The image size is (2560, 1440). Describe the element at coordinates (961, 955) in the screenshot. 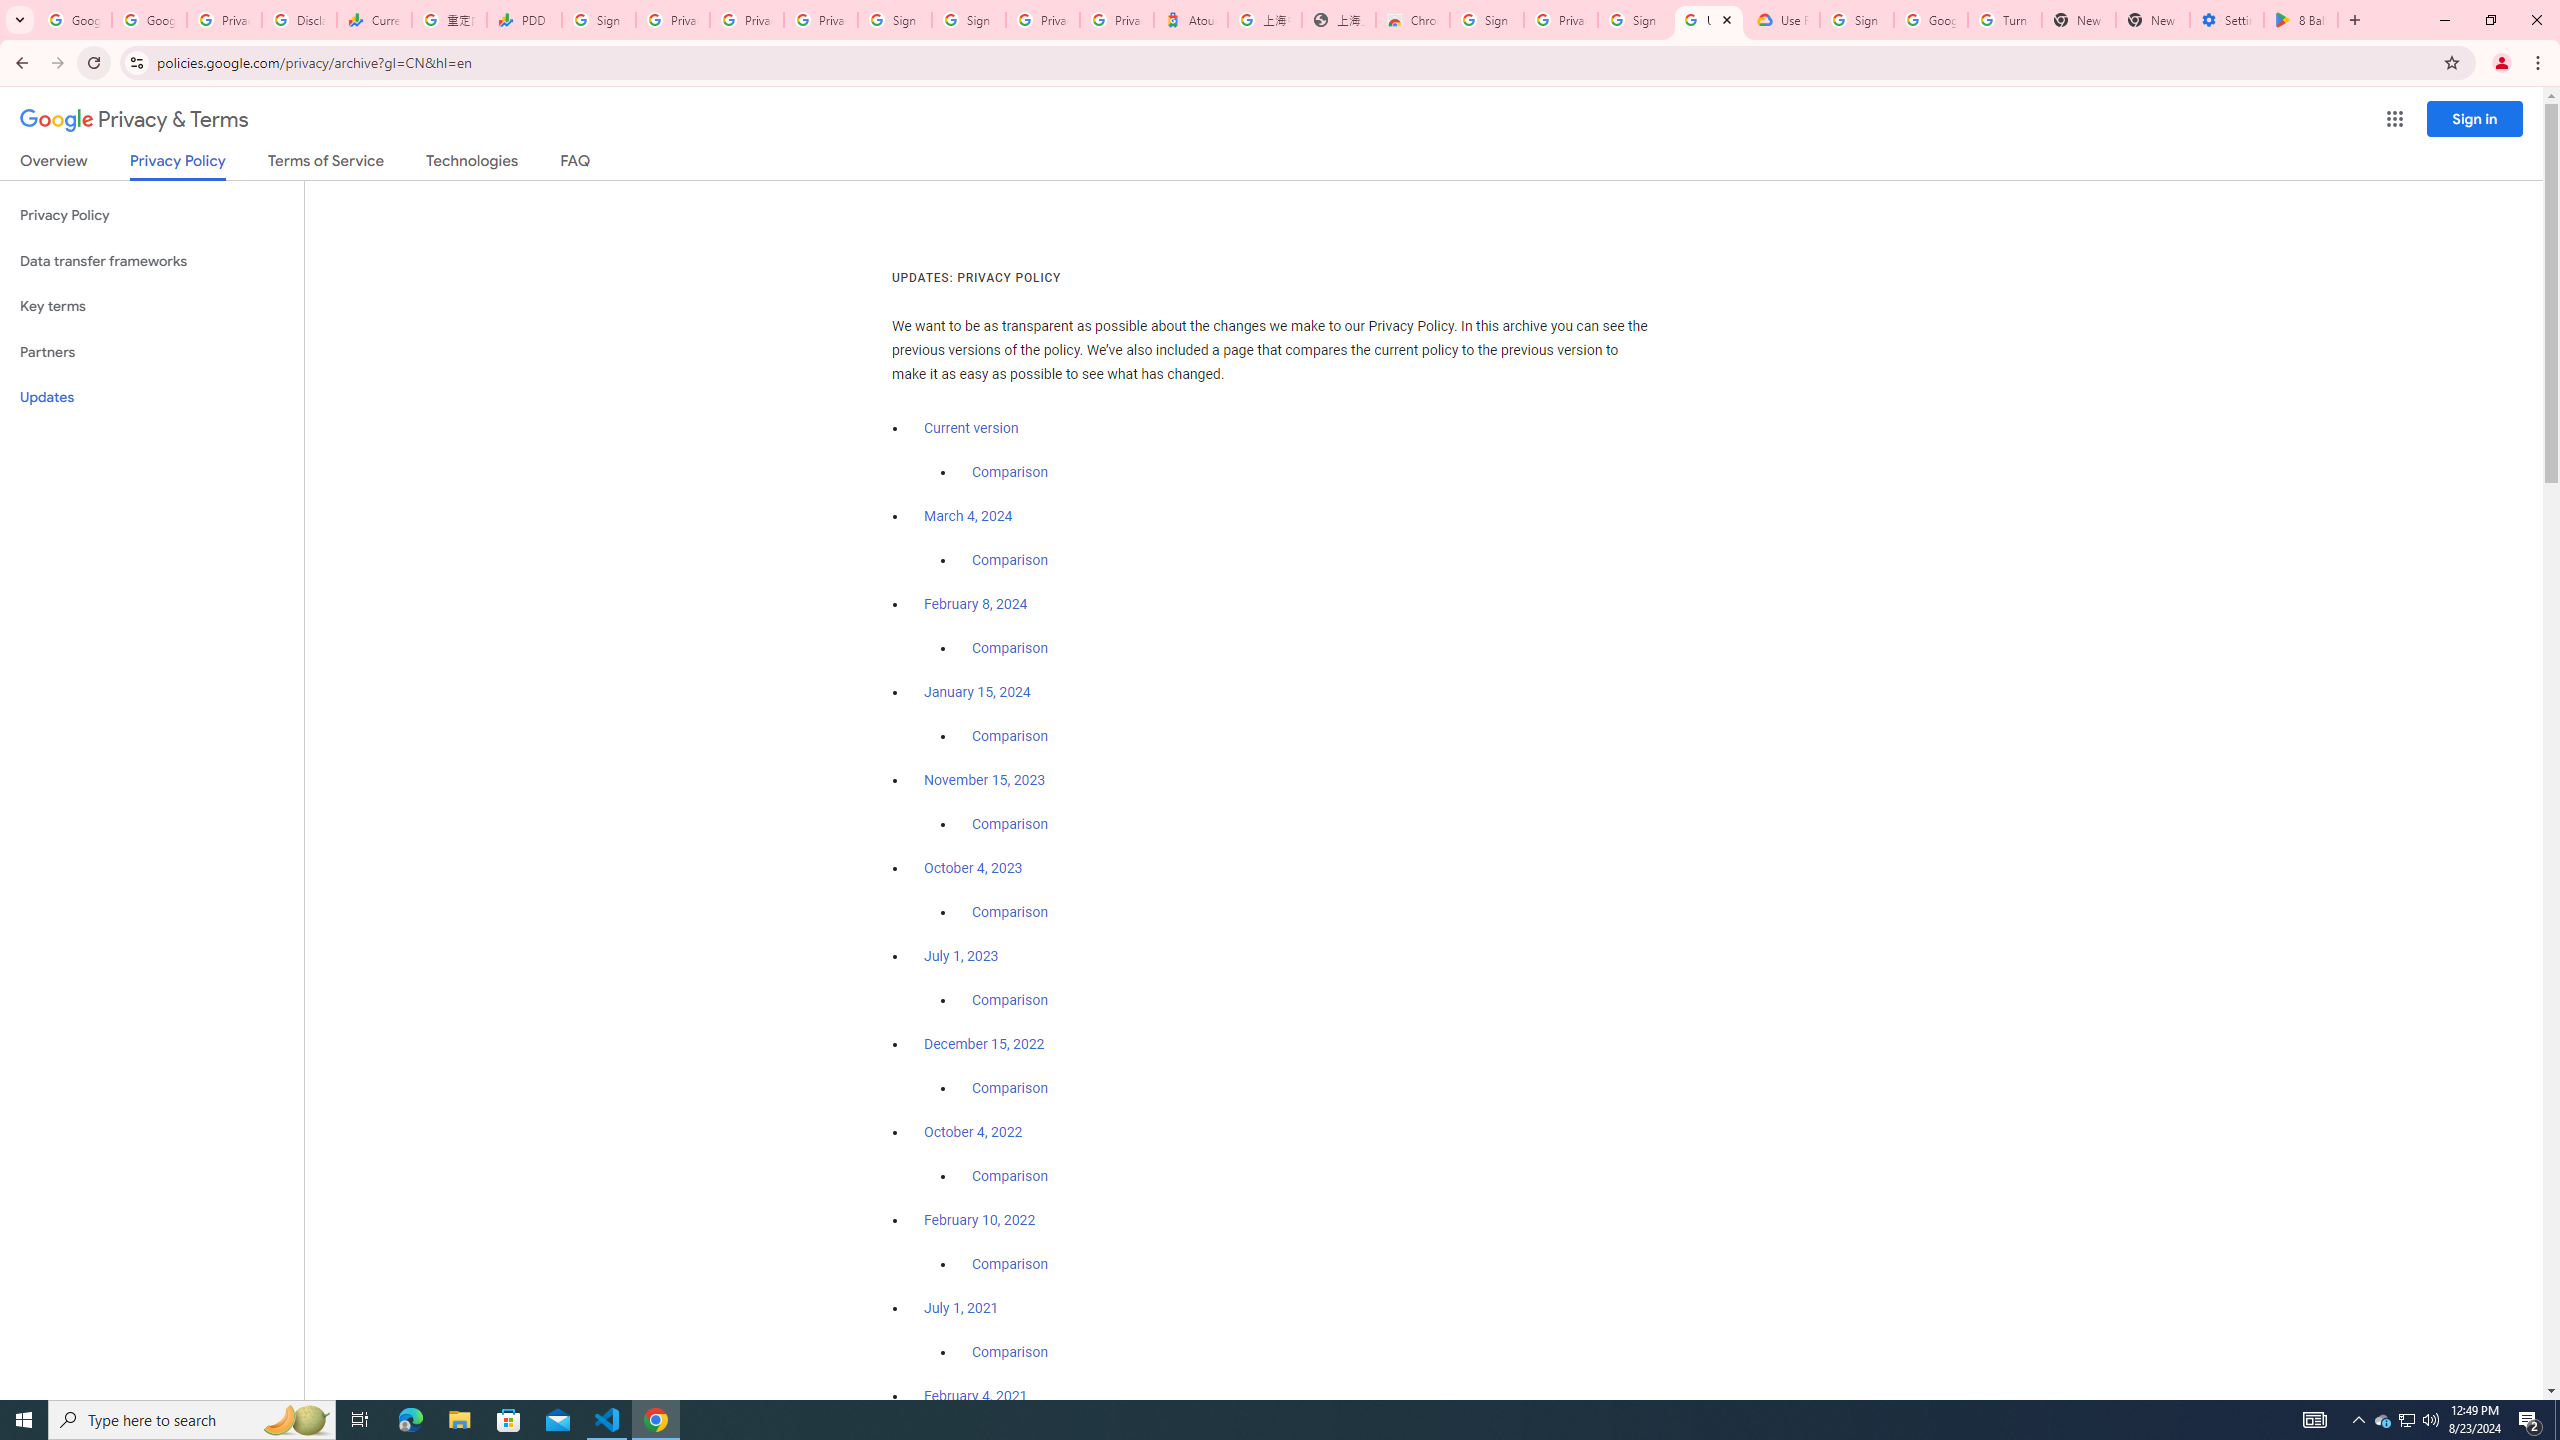

I see `'July 1, 2023'` at that location.